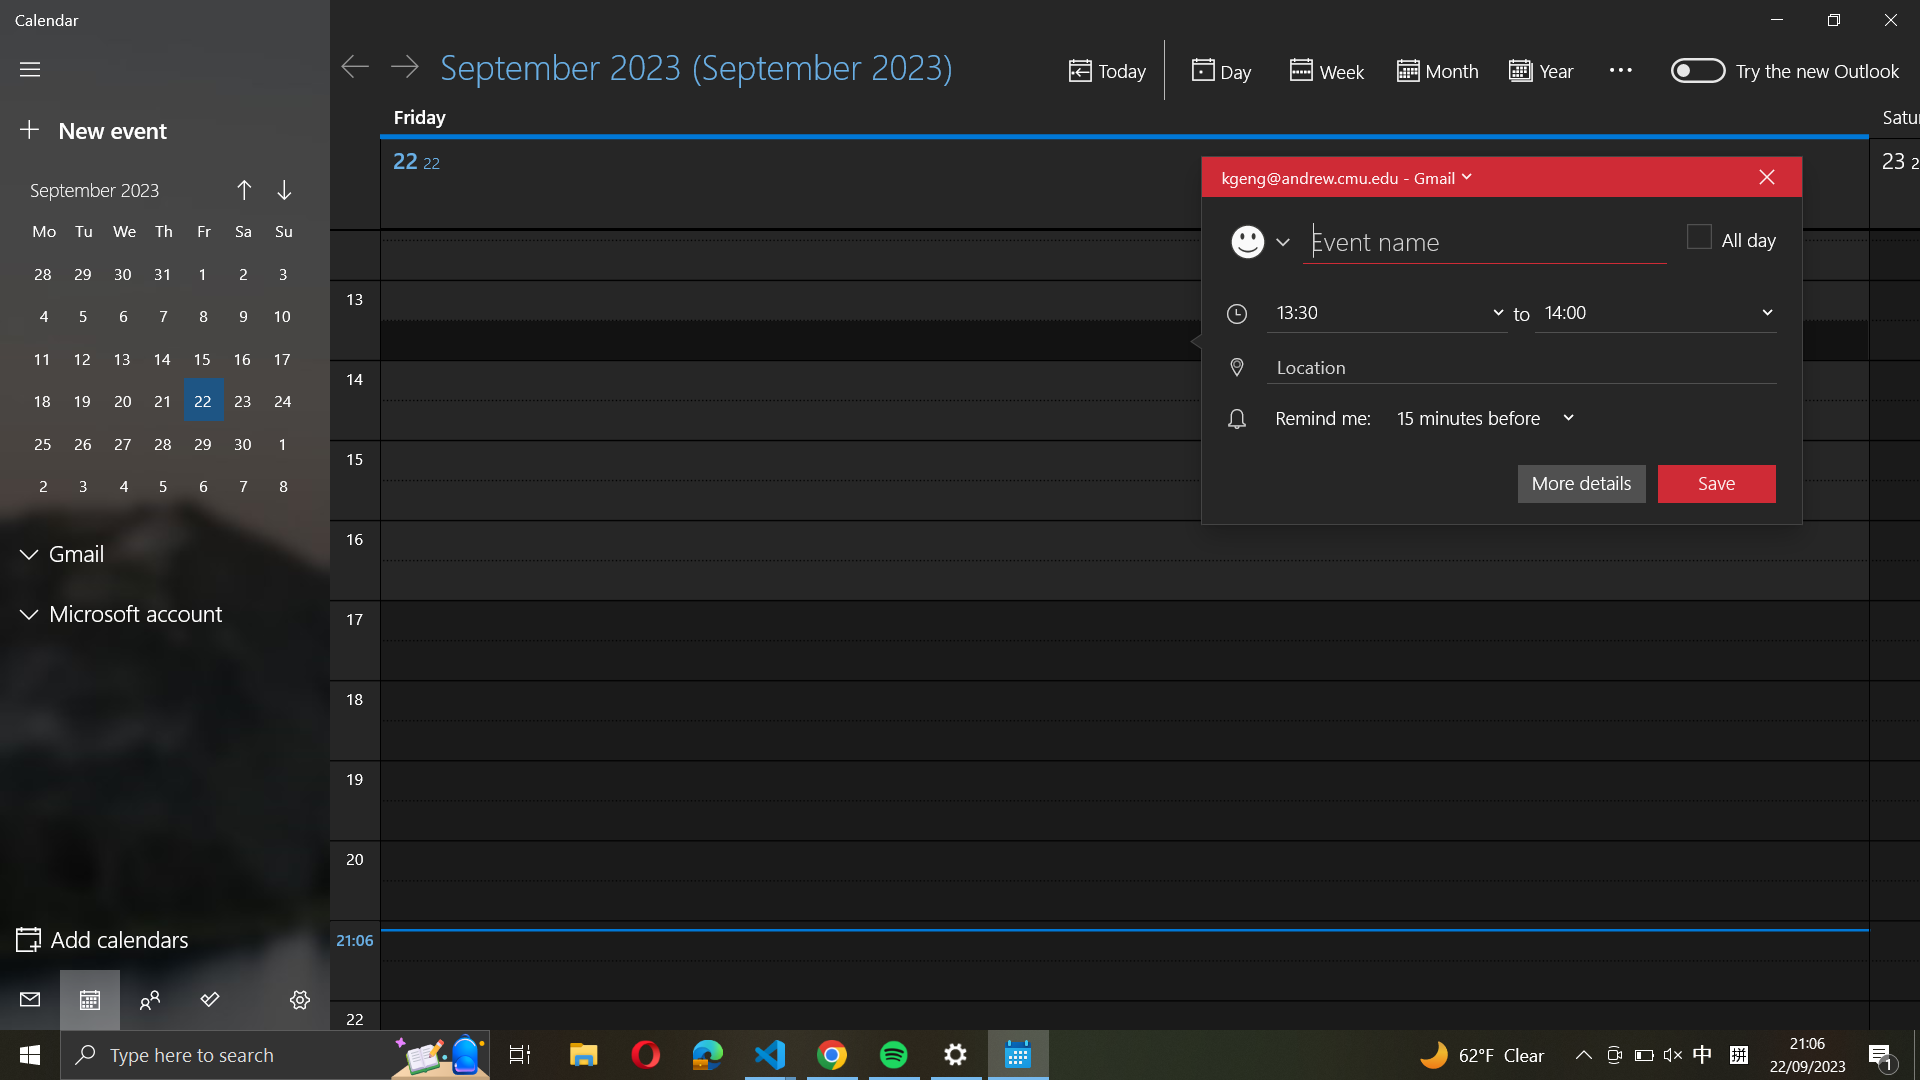 Image resolution: width=1920 pixels, height=1080 pixels. What do you see at coordinates (1434, 71) in the screenshot?
I see `the month-based calendar` at bounding box center [1434, 71].